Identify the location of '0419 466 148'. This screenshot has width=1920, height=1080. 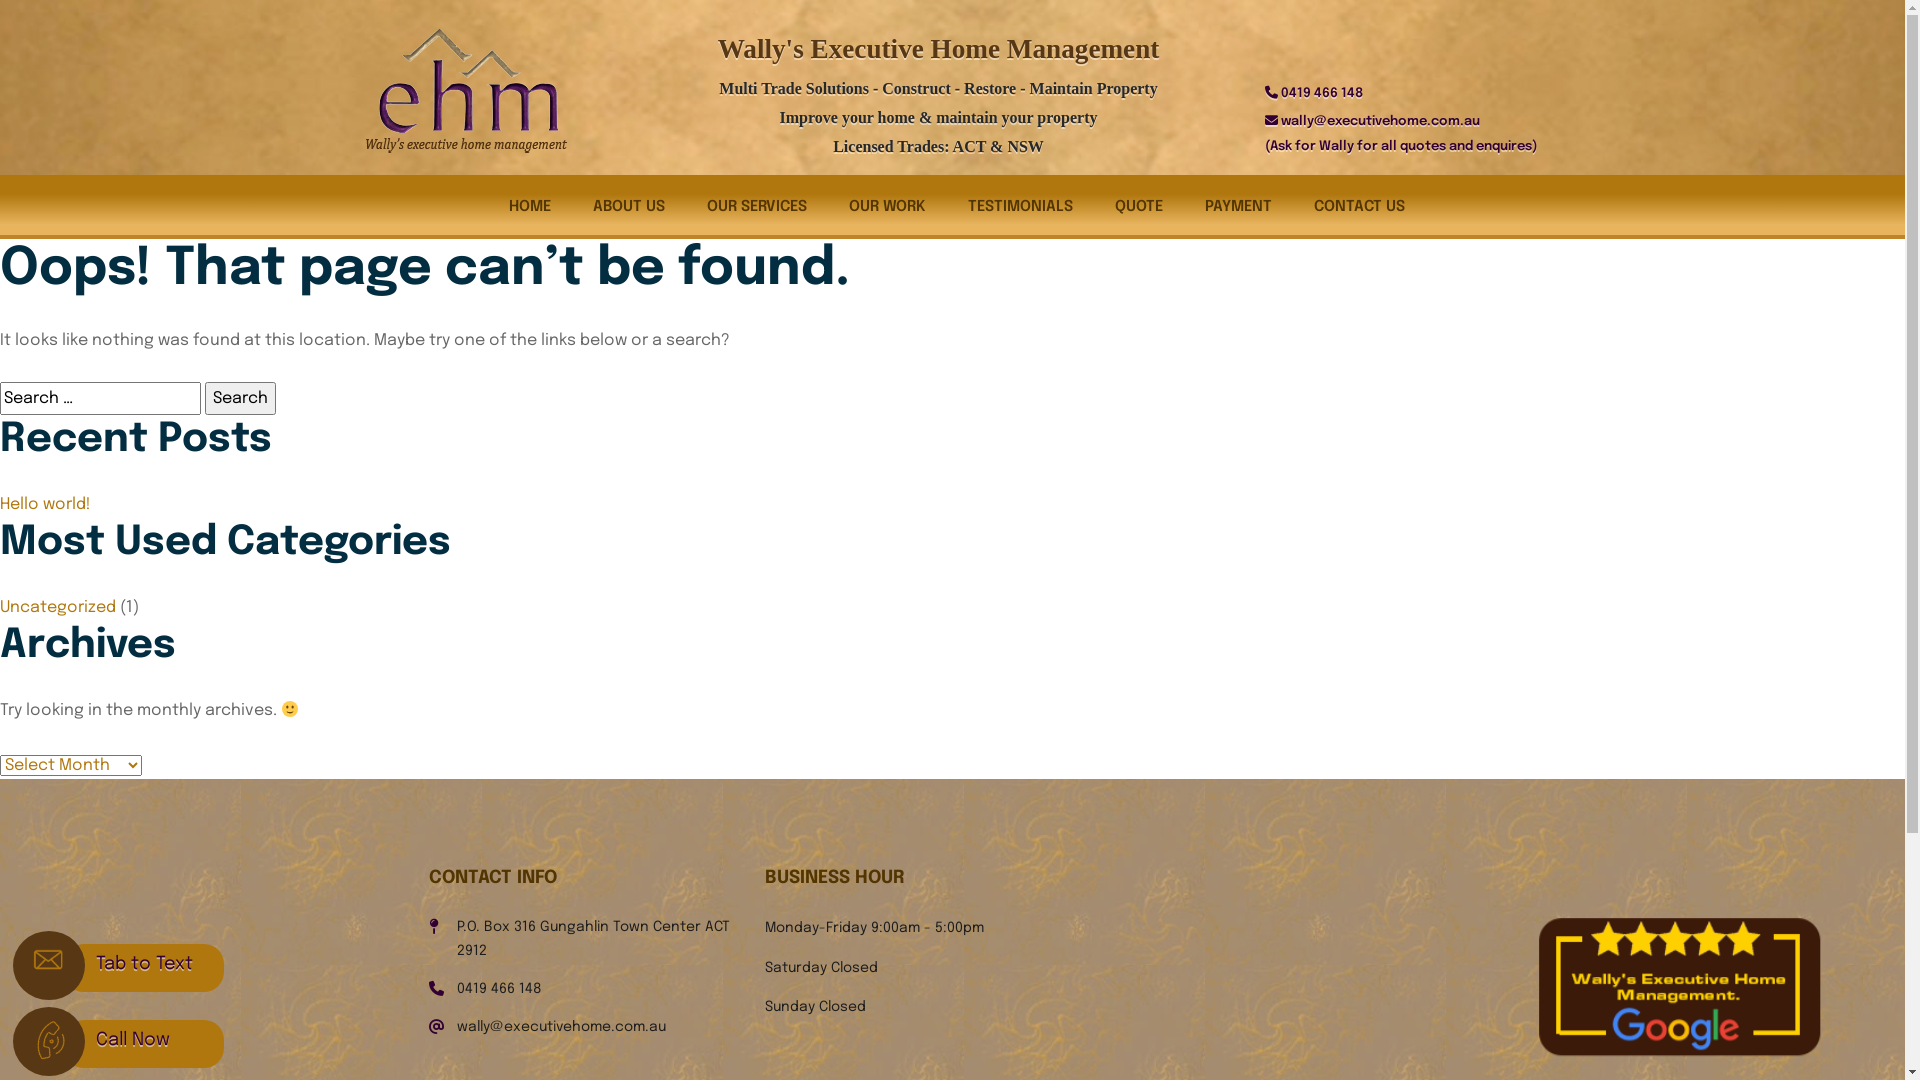
(498, 987).